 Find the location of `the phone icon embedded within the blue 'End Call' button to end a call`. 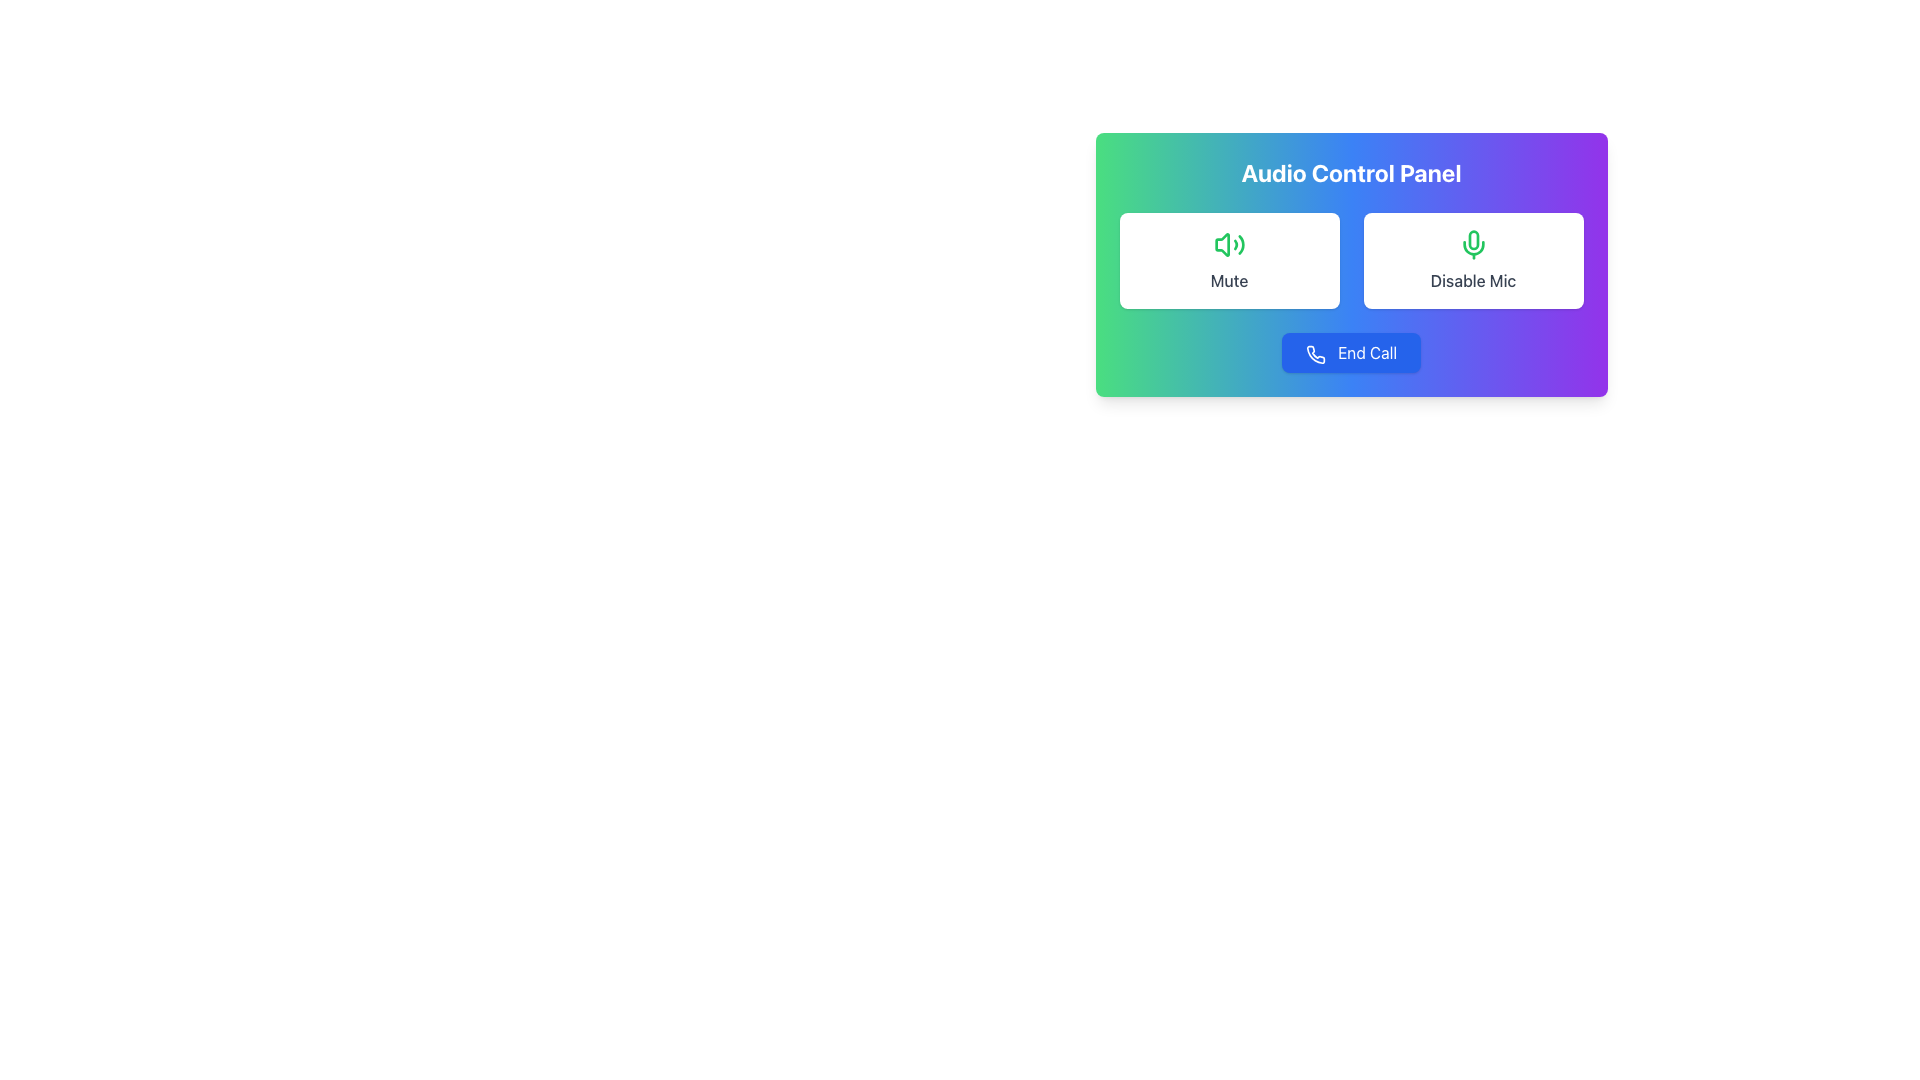

the phone icon embedded within the blue 'End Call' button to end a call is located at coordinates (1315, 353).